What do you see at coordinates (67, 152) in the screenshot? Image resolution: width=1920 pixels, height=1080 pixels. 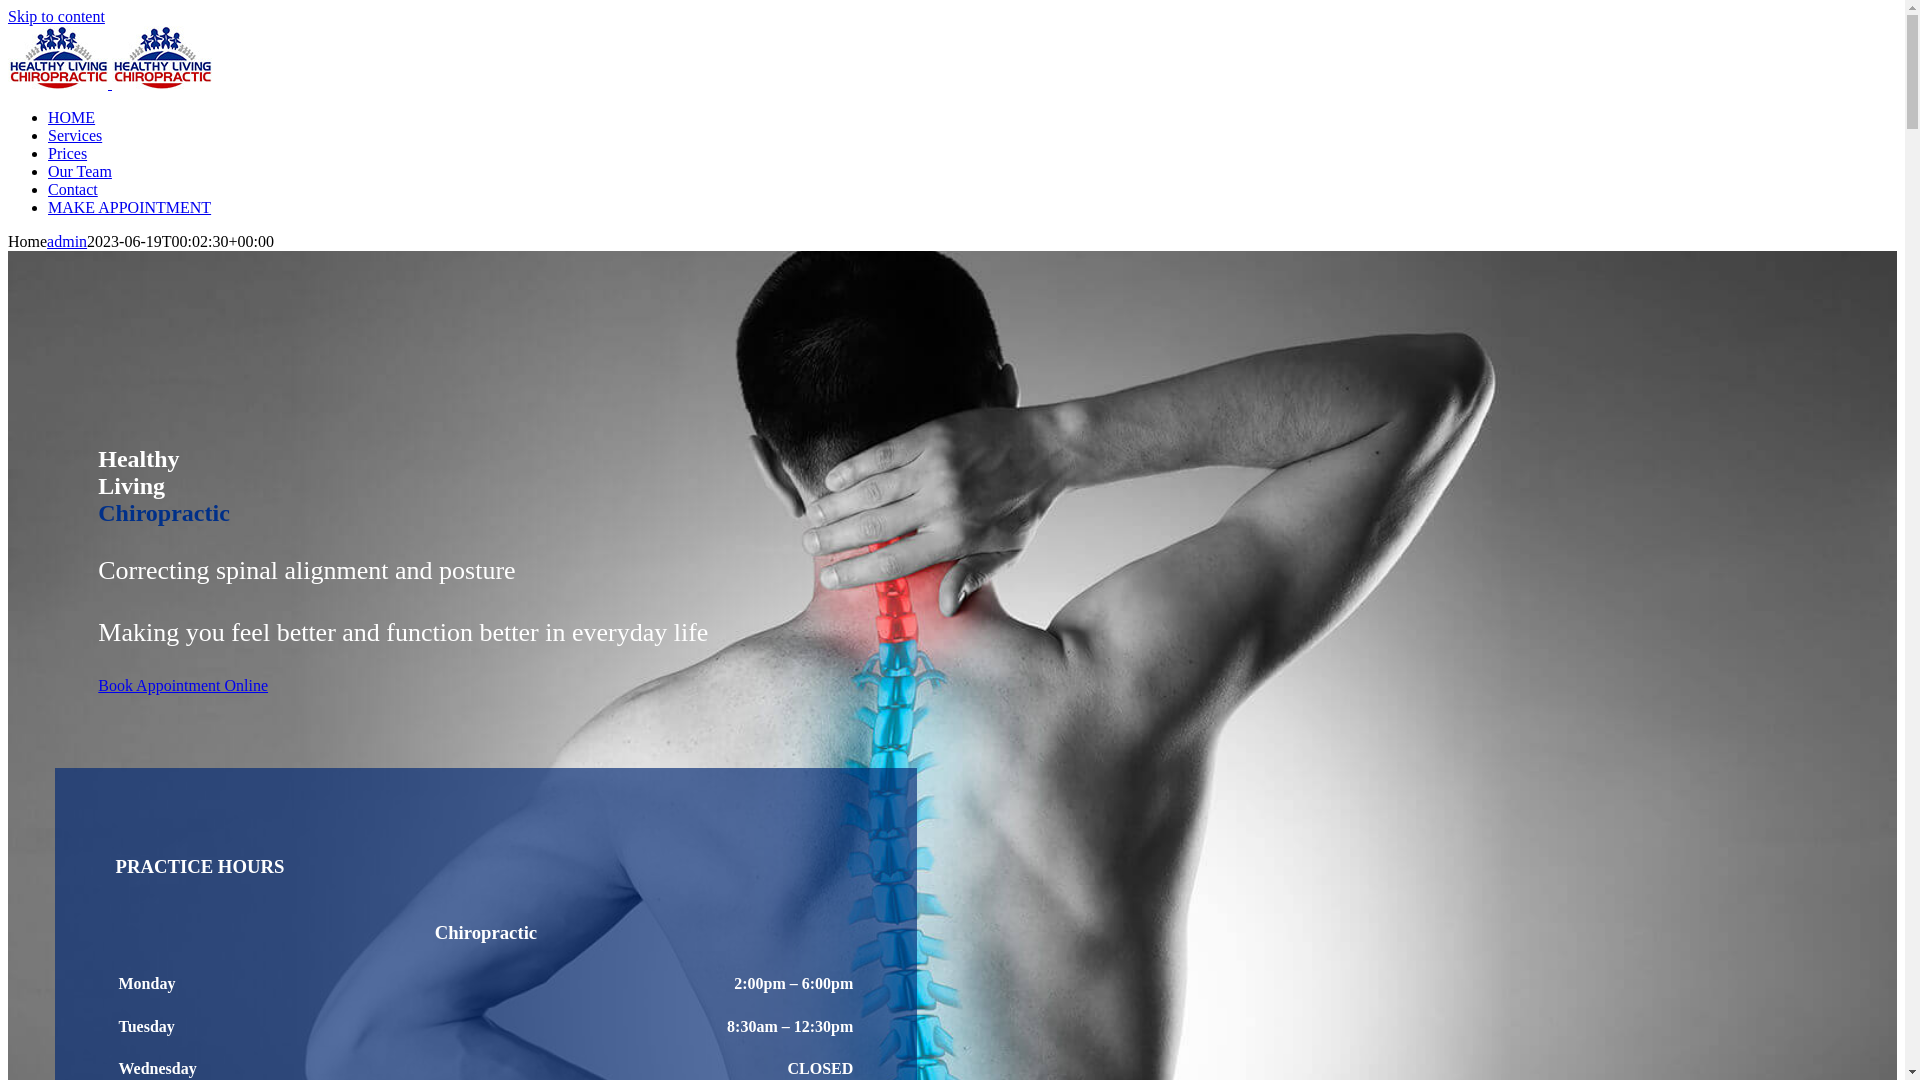 I see `'Prices'` at bounding box center [67, 152].